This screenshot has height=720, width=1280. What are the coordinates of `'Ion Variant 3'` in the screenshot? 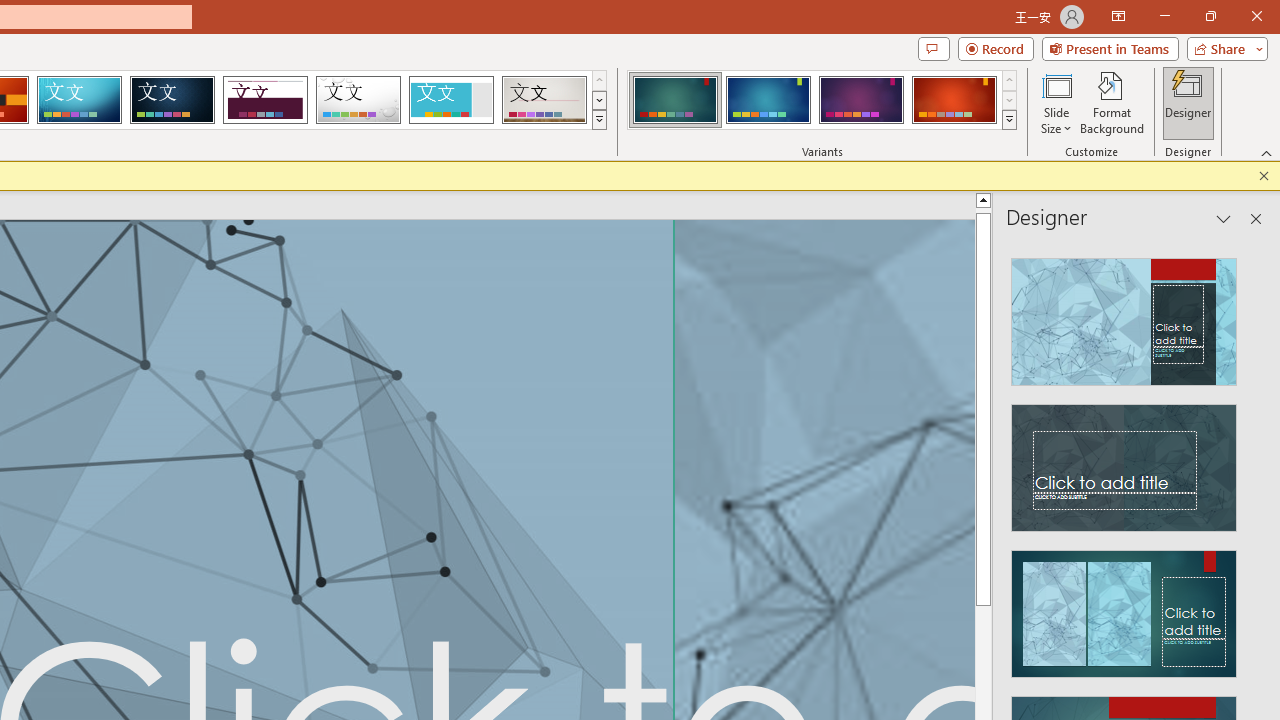 It's located at (861, 100).